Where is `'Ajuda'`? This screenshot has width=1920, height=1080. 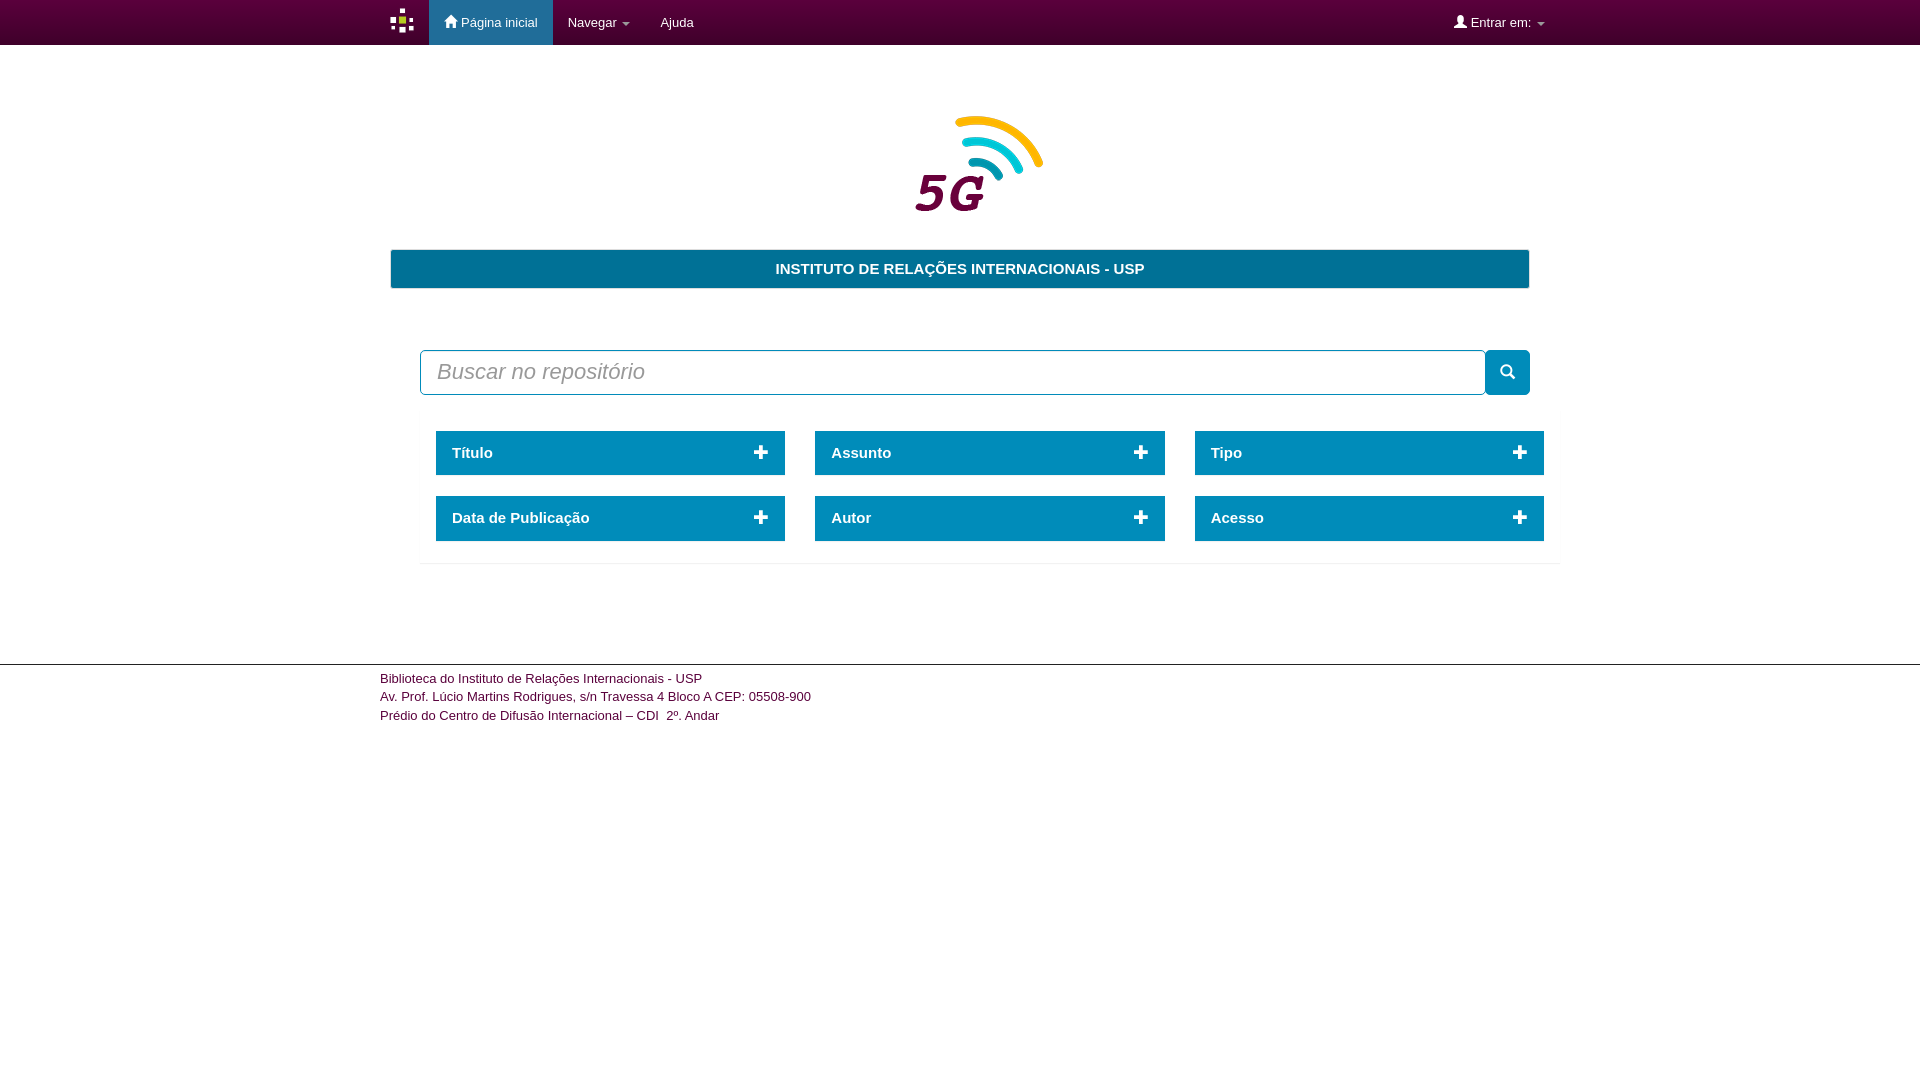 'Ajuda' is located at coordinates (676, 22).